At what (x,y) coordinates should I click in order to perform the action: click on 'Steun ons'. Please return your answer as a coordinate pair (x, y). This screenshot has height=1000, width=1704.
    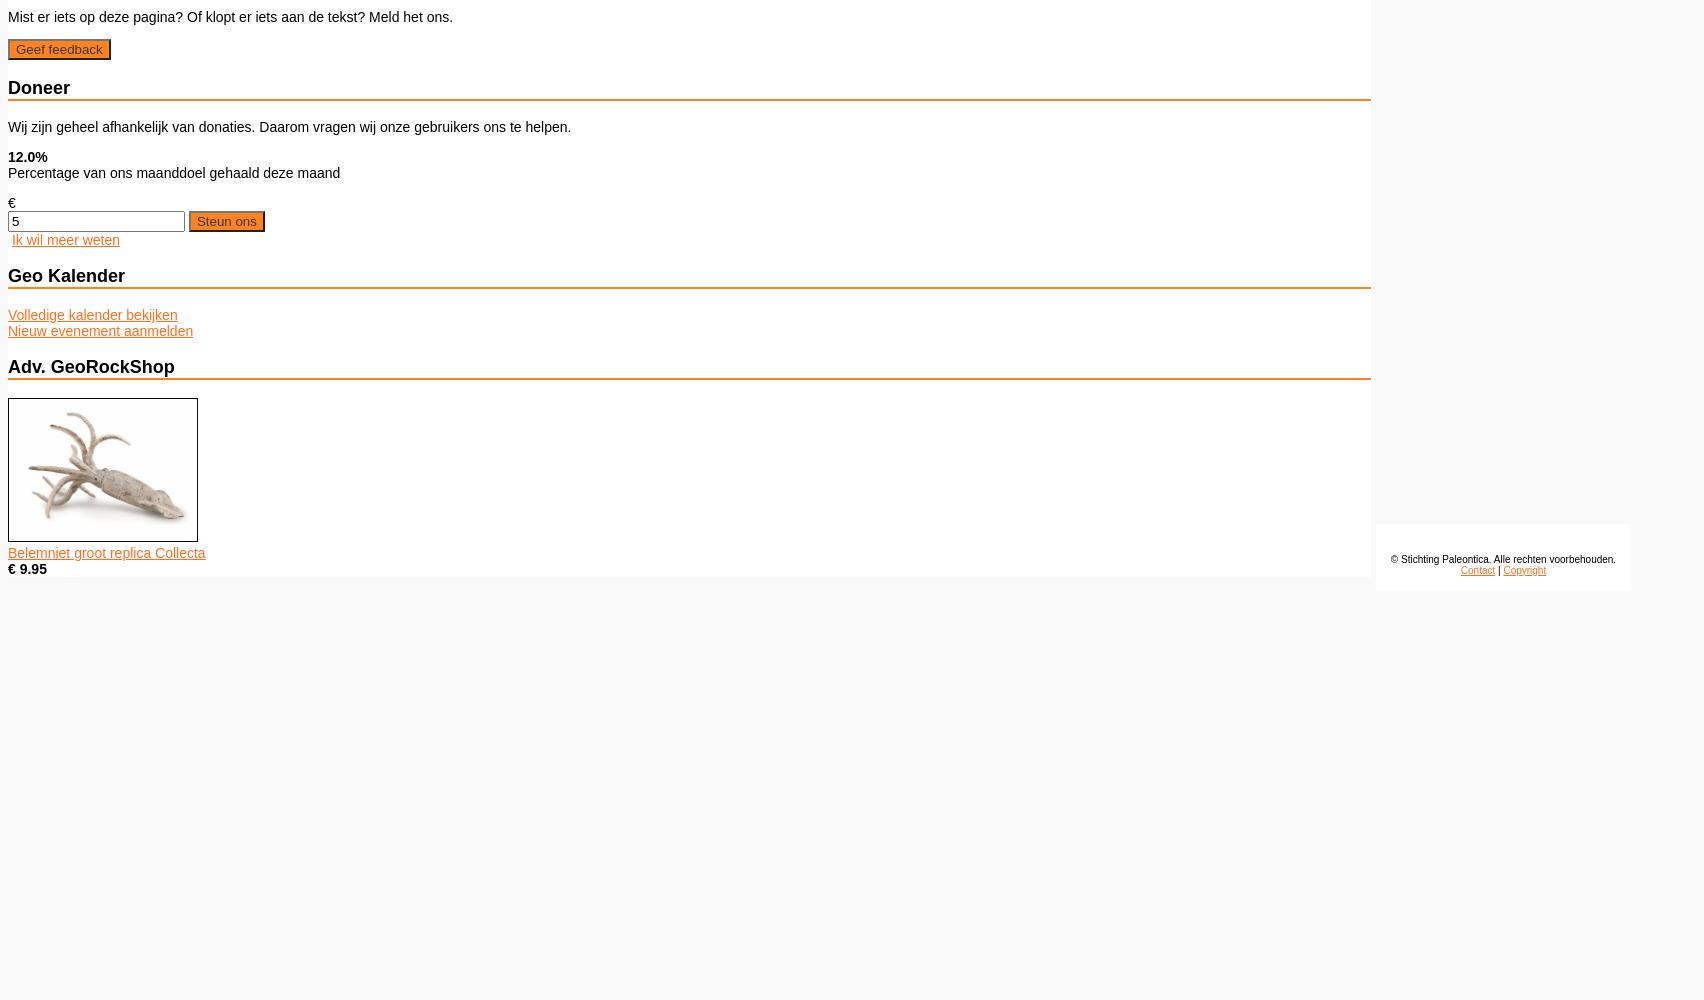
    Looking at the image, I should click on (195, 219).